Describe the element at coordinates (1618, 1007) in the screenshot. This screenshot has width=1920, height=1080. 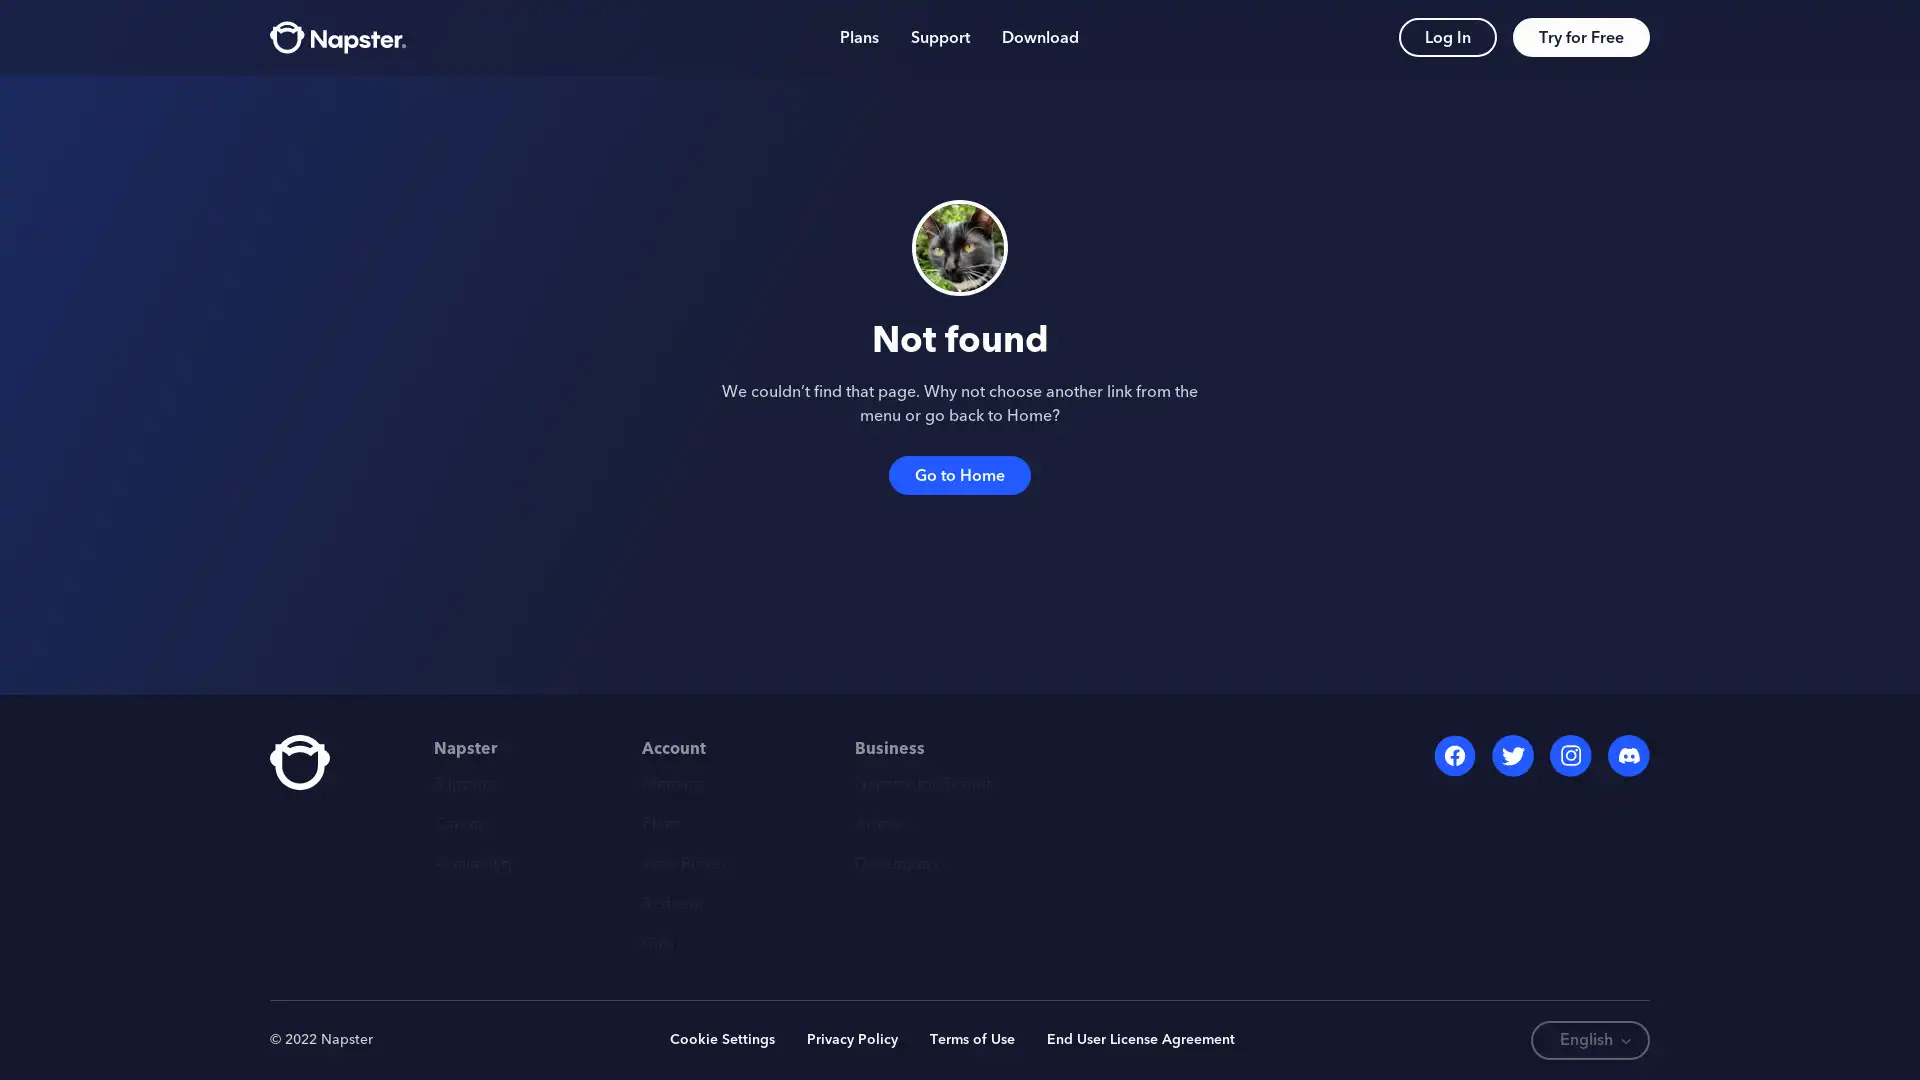
I see `Settings` at that location.